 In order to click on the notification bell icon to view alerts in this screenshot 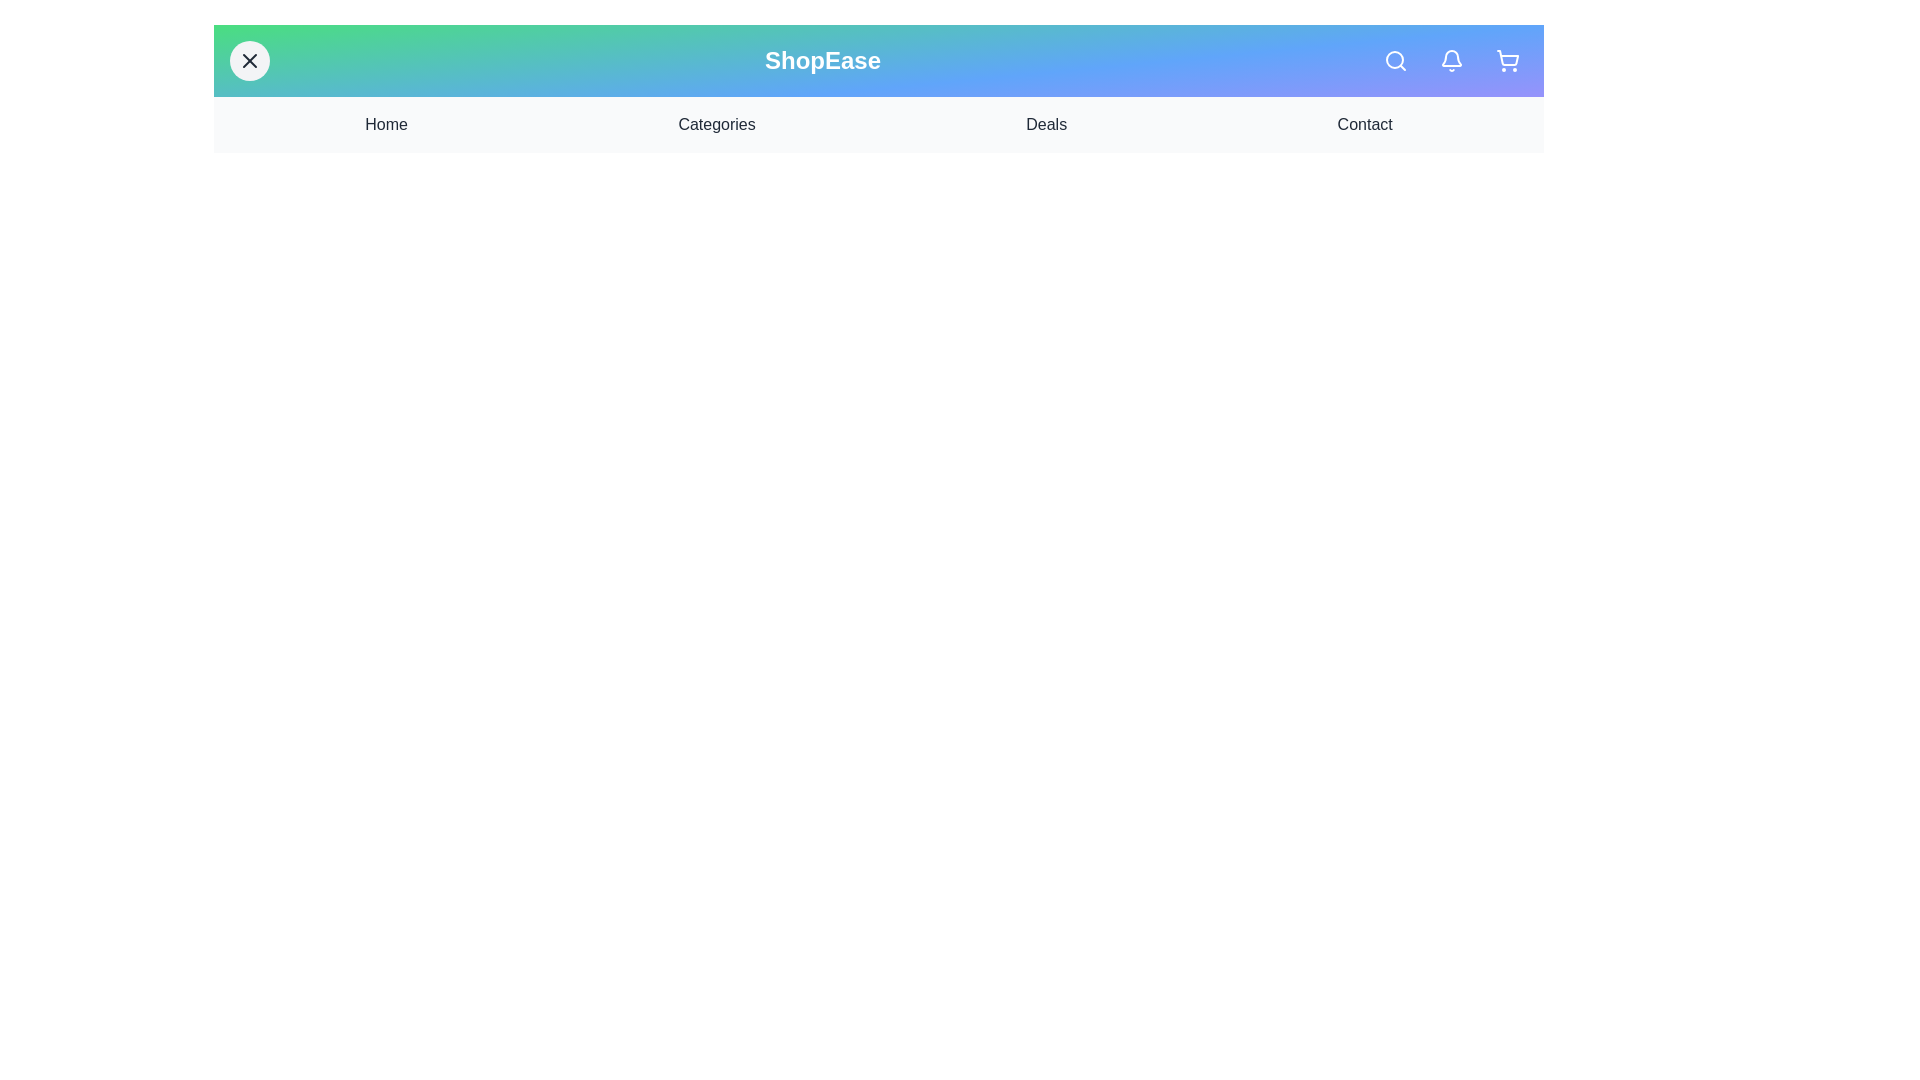, I will do `click(1451, 60)`.